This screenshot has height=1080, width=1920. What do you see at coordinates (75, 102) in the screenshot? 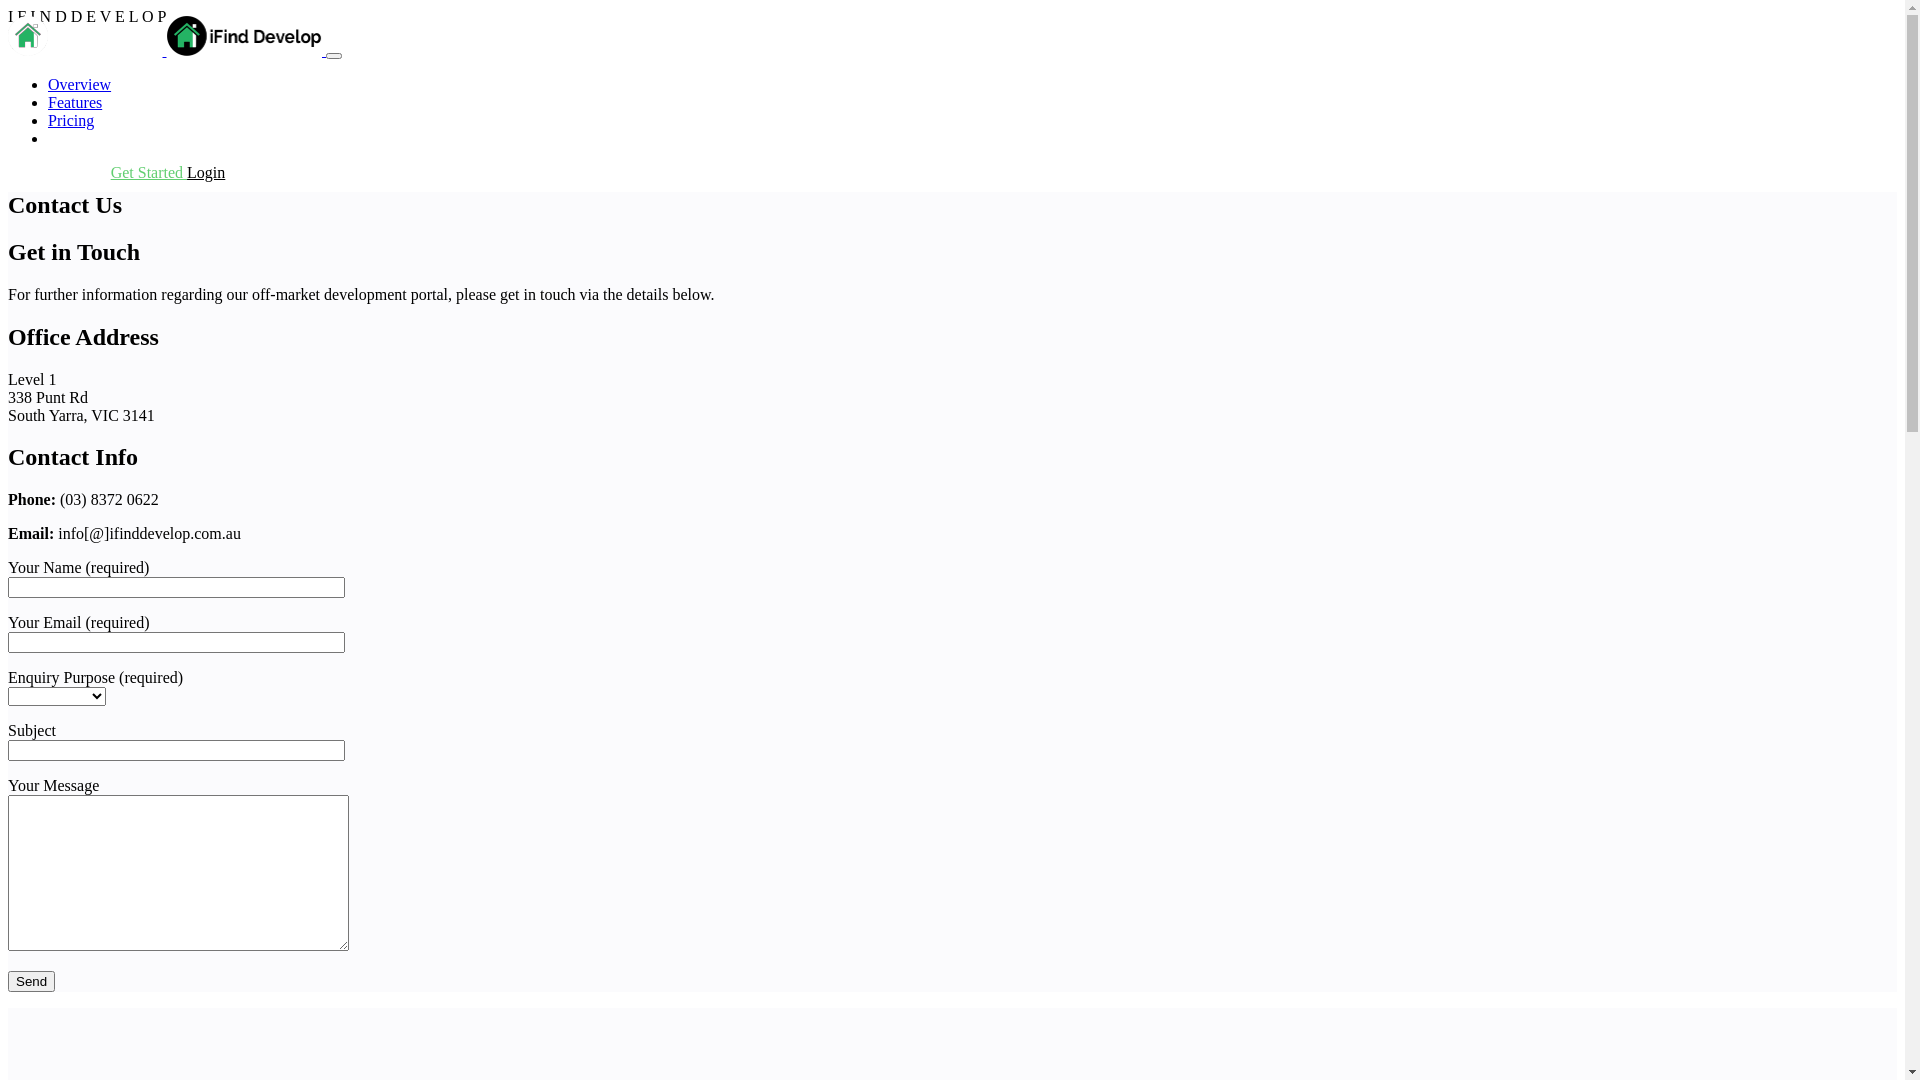
I see `'Features'` at bounding box center [75, 102].